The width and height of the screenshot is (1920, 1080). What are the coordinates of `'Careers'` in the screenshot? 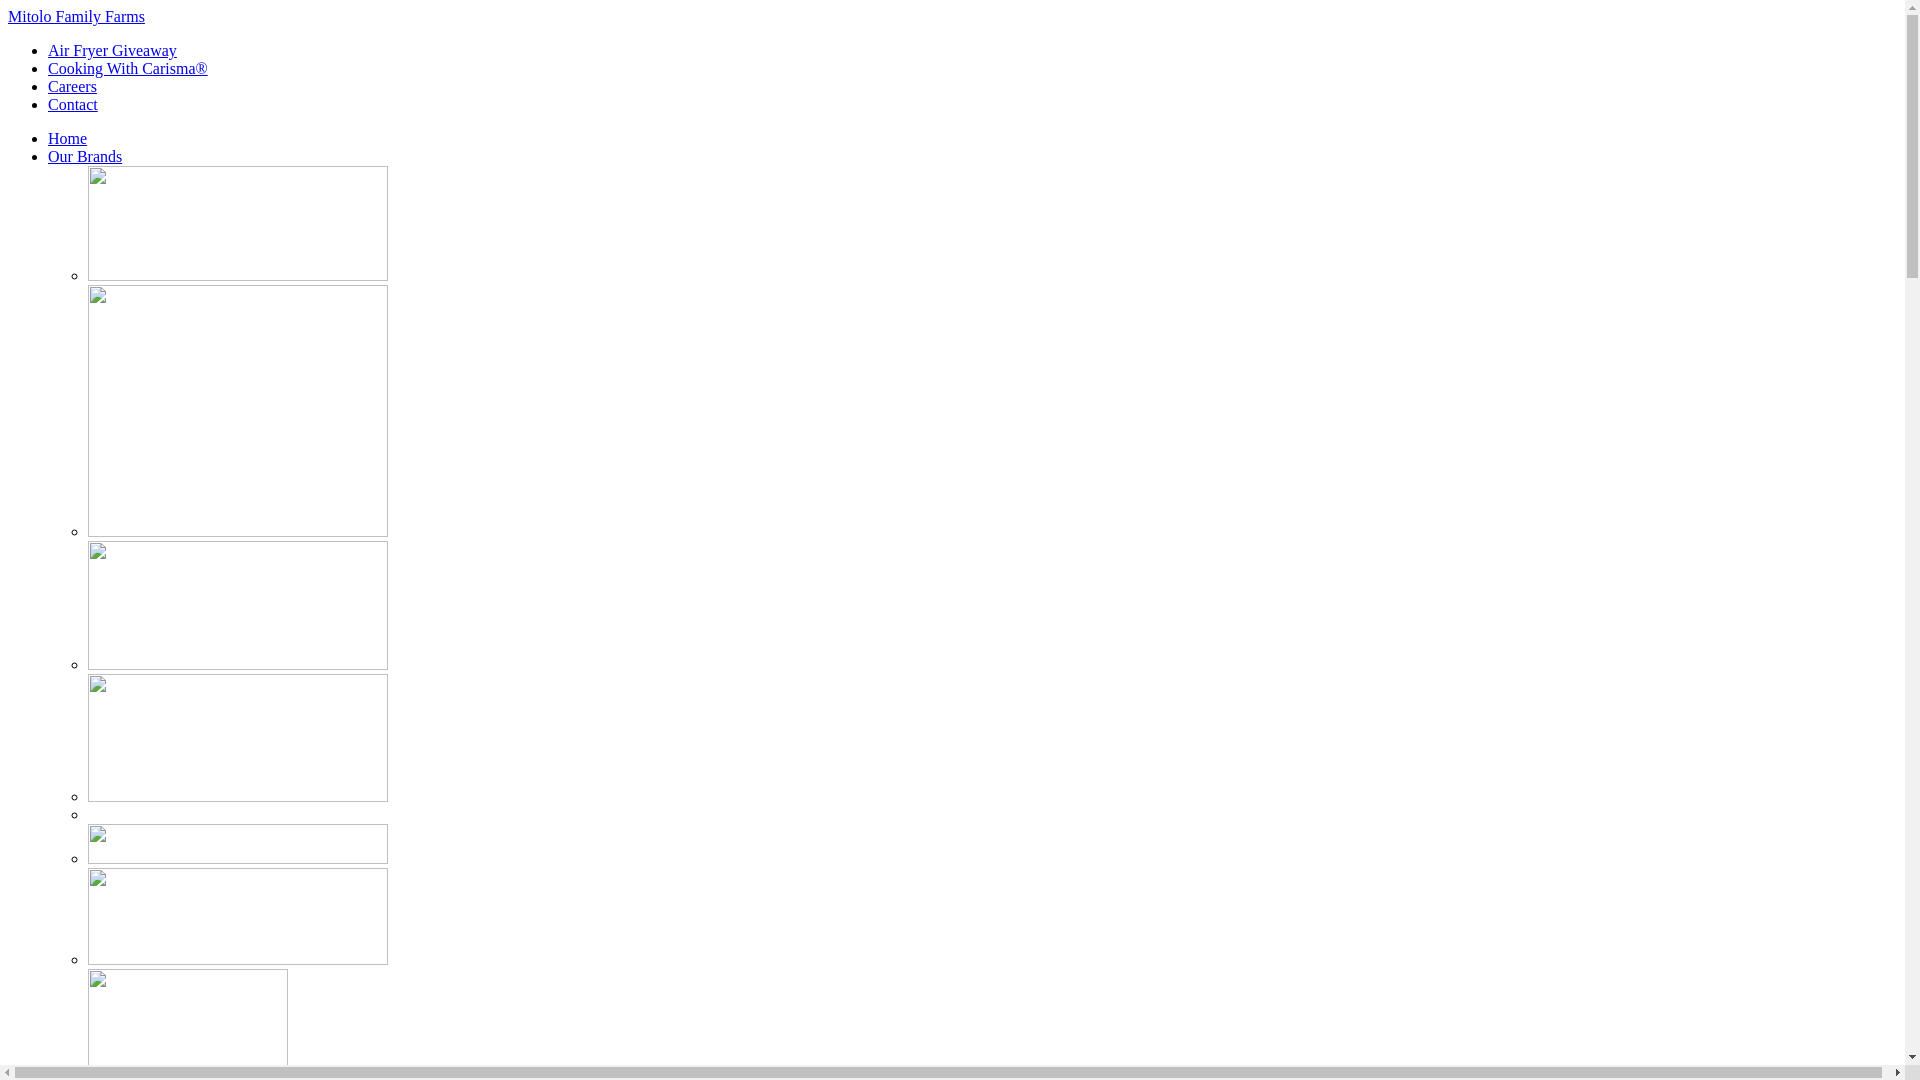 It's located at (72, 85).